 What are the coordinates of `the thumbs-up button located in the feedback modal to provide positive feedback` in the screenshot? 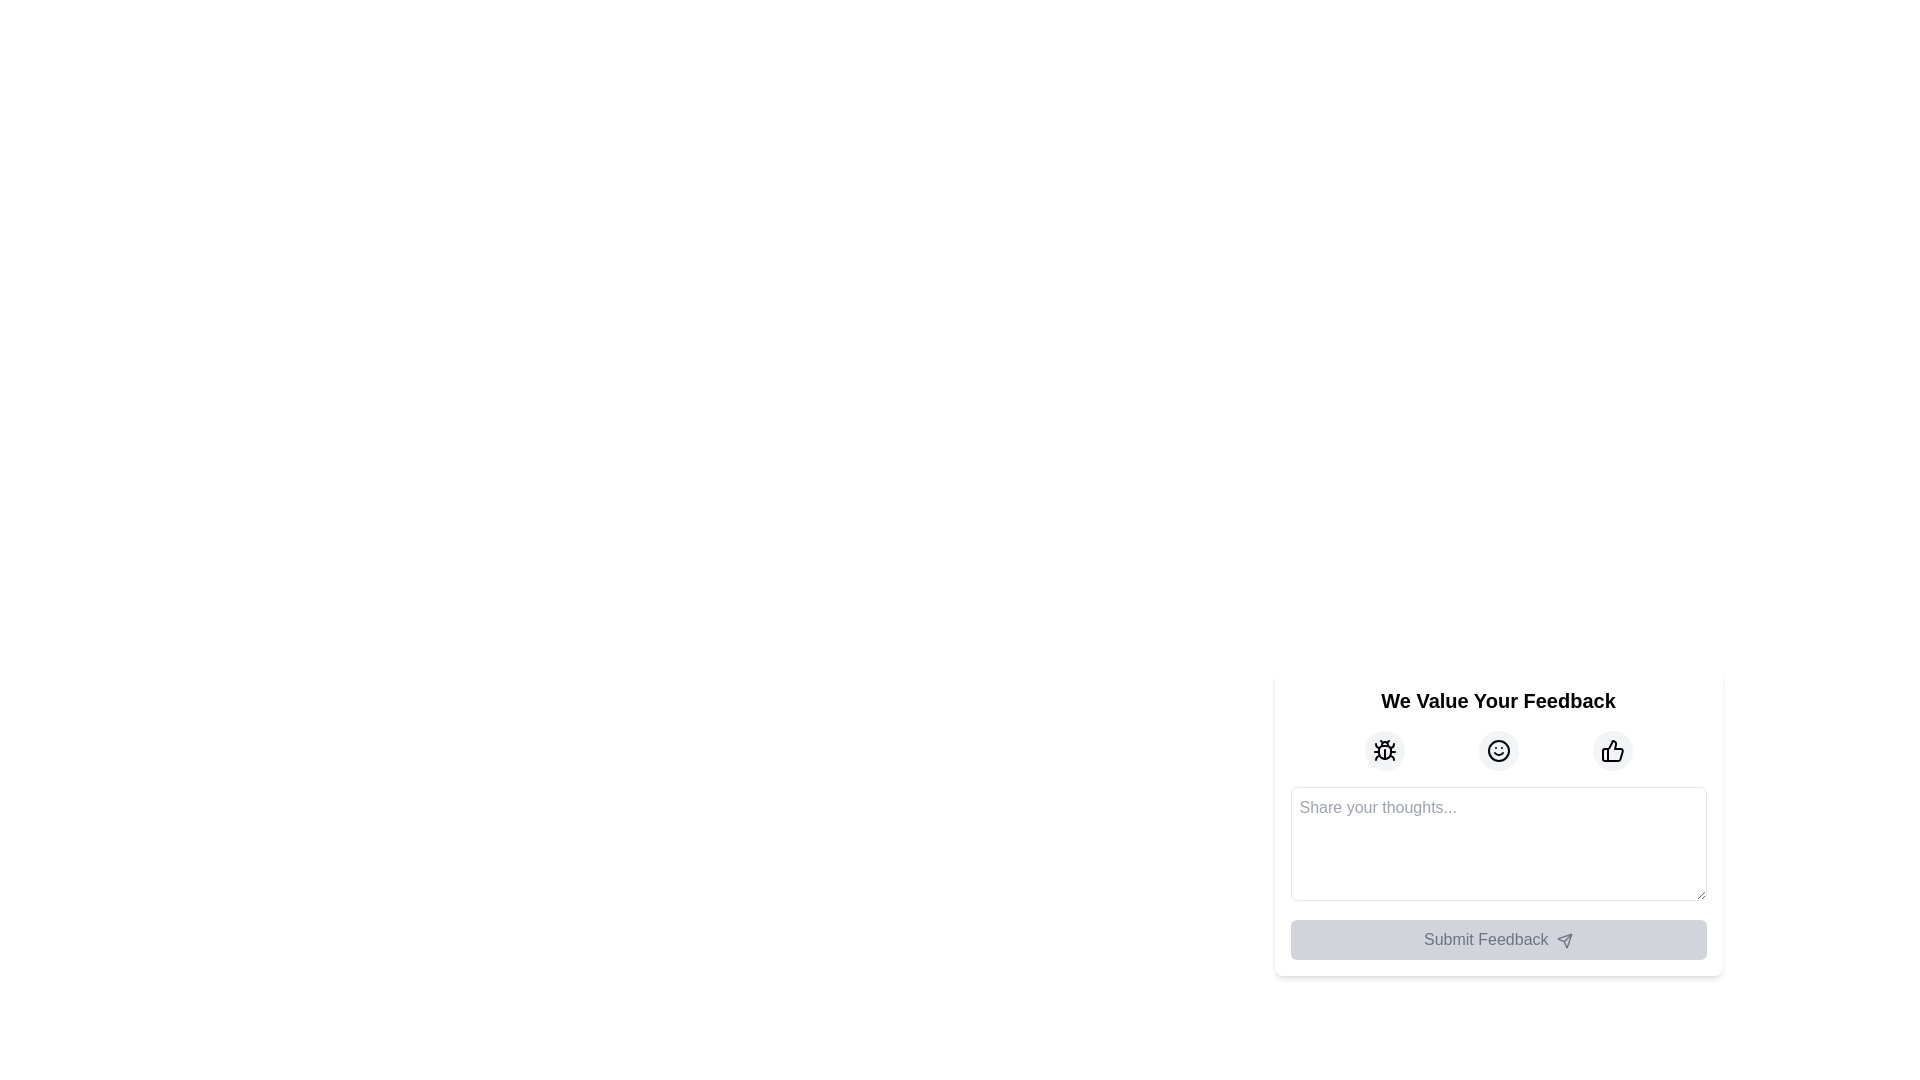 It's located at (1612, 751).